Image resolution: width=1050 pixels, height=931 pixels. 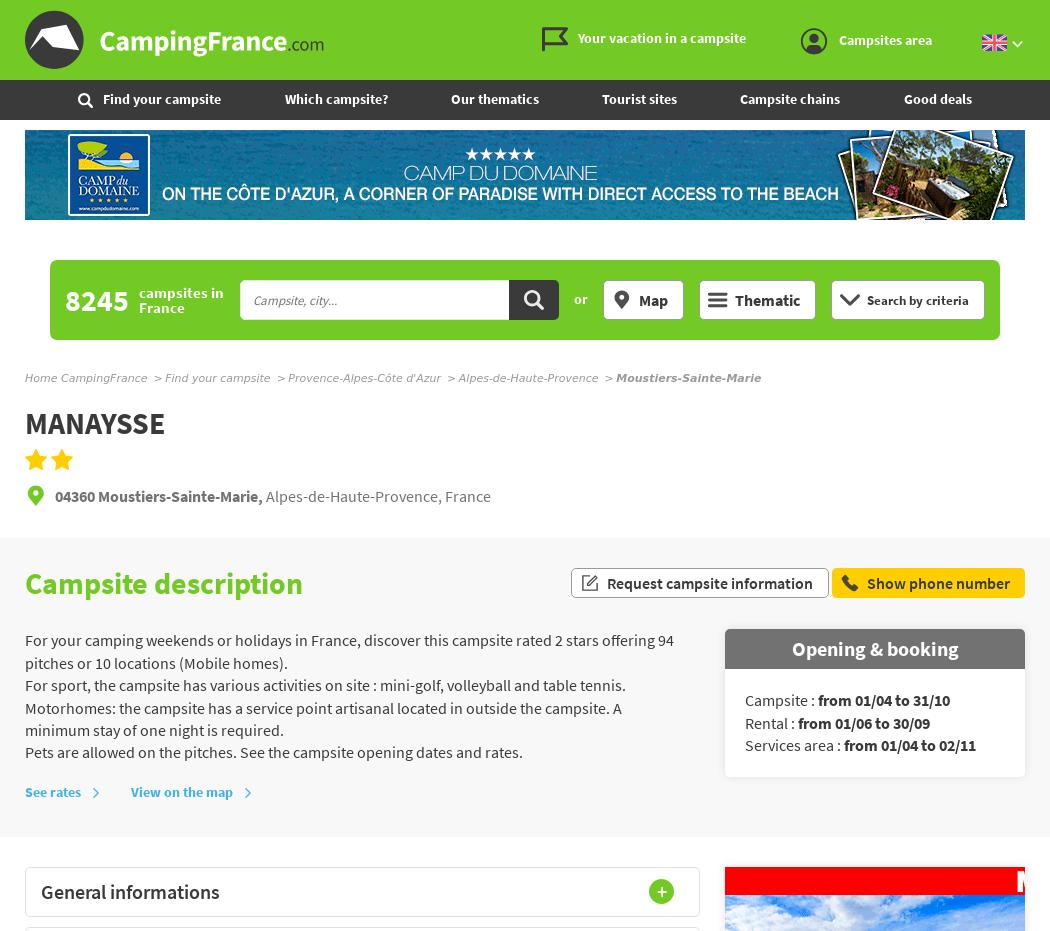 What do you see at coordinates (325, 684) in the screenshot?
I see `'For sport, the campsite has various activities on site : mini-golf, volleyball and table tennis.'` at bounding box center [325, 684].